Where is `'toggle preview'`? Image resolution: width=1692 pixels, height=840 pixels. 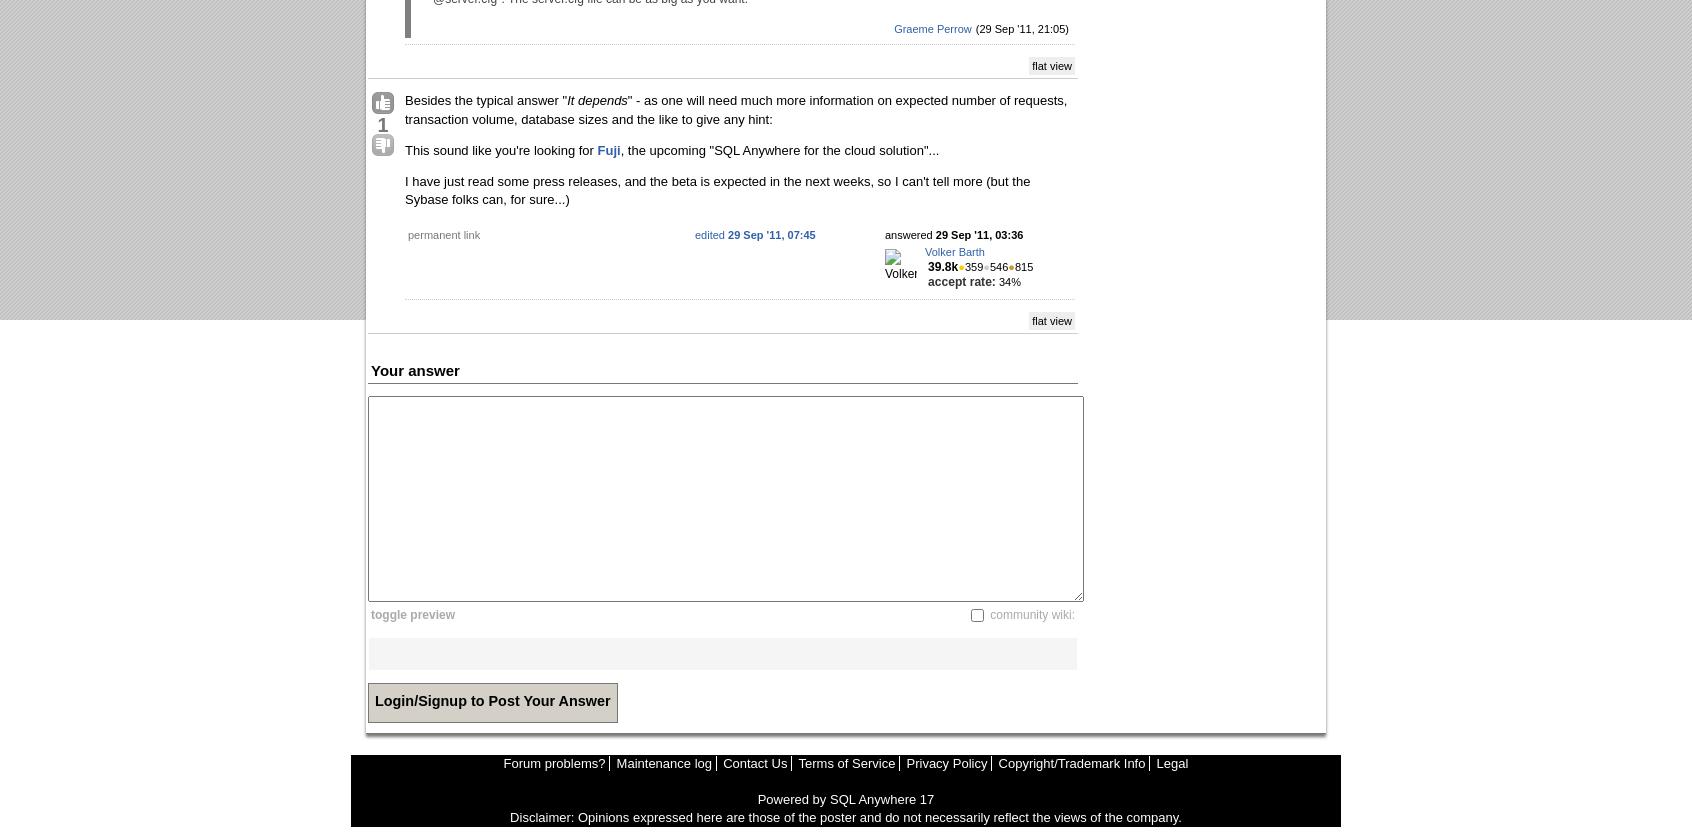 'toggle preview' is located at coordinates (413, 614).